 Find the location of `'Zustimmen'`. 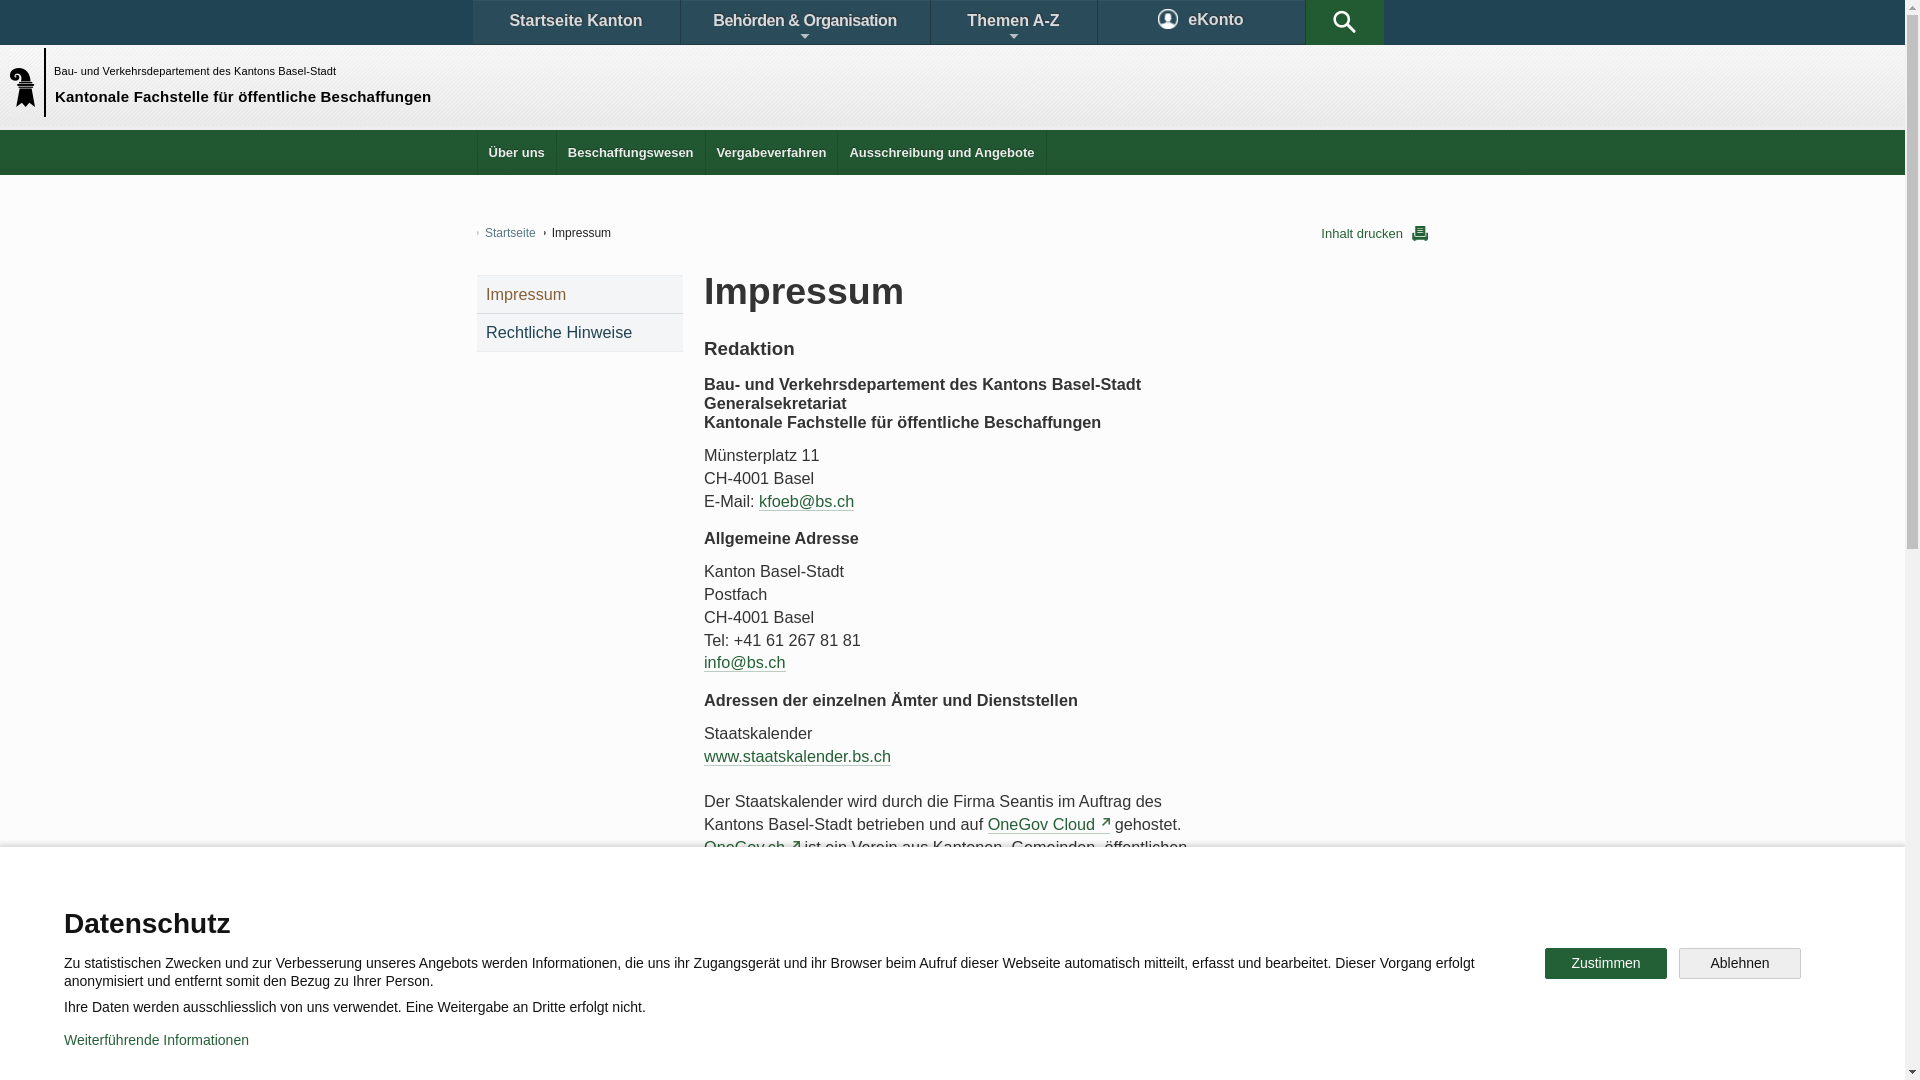

'Zustimmen' is located at coordinates (1544, 962).